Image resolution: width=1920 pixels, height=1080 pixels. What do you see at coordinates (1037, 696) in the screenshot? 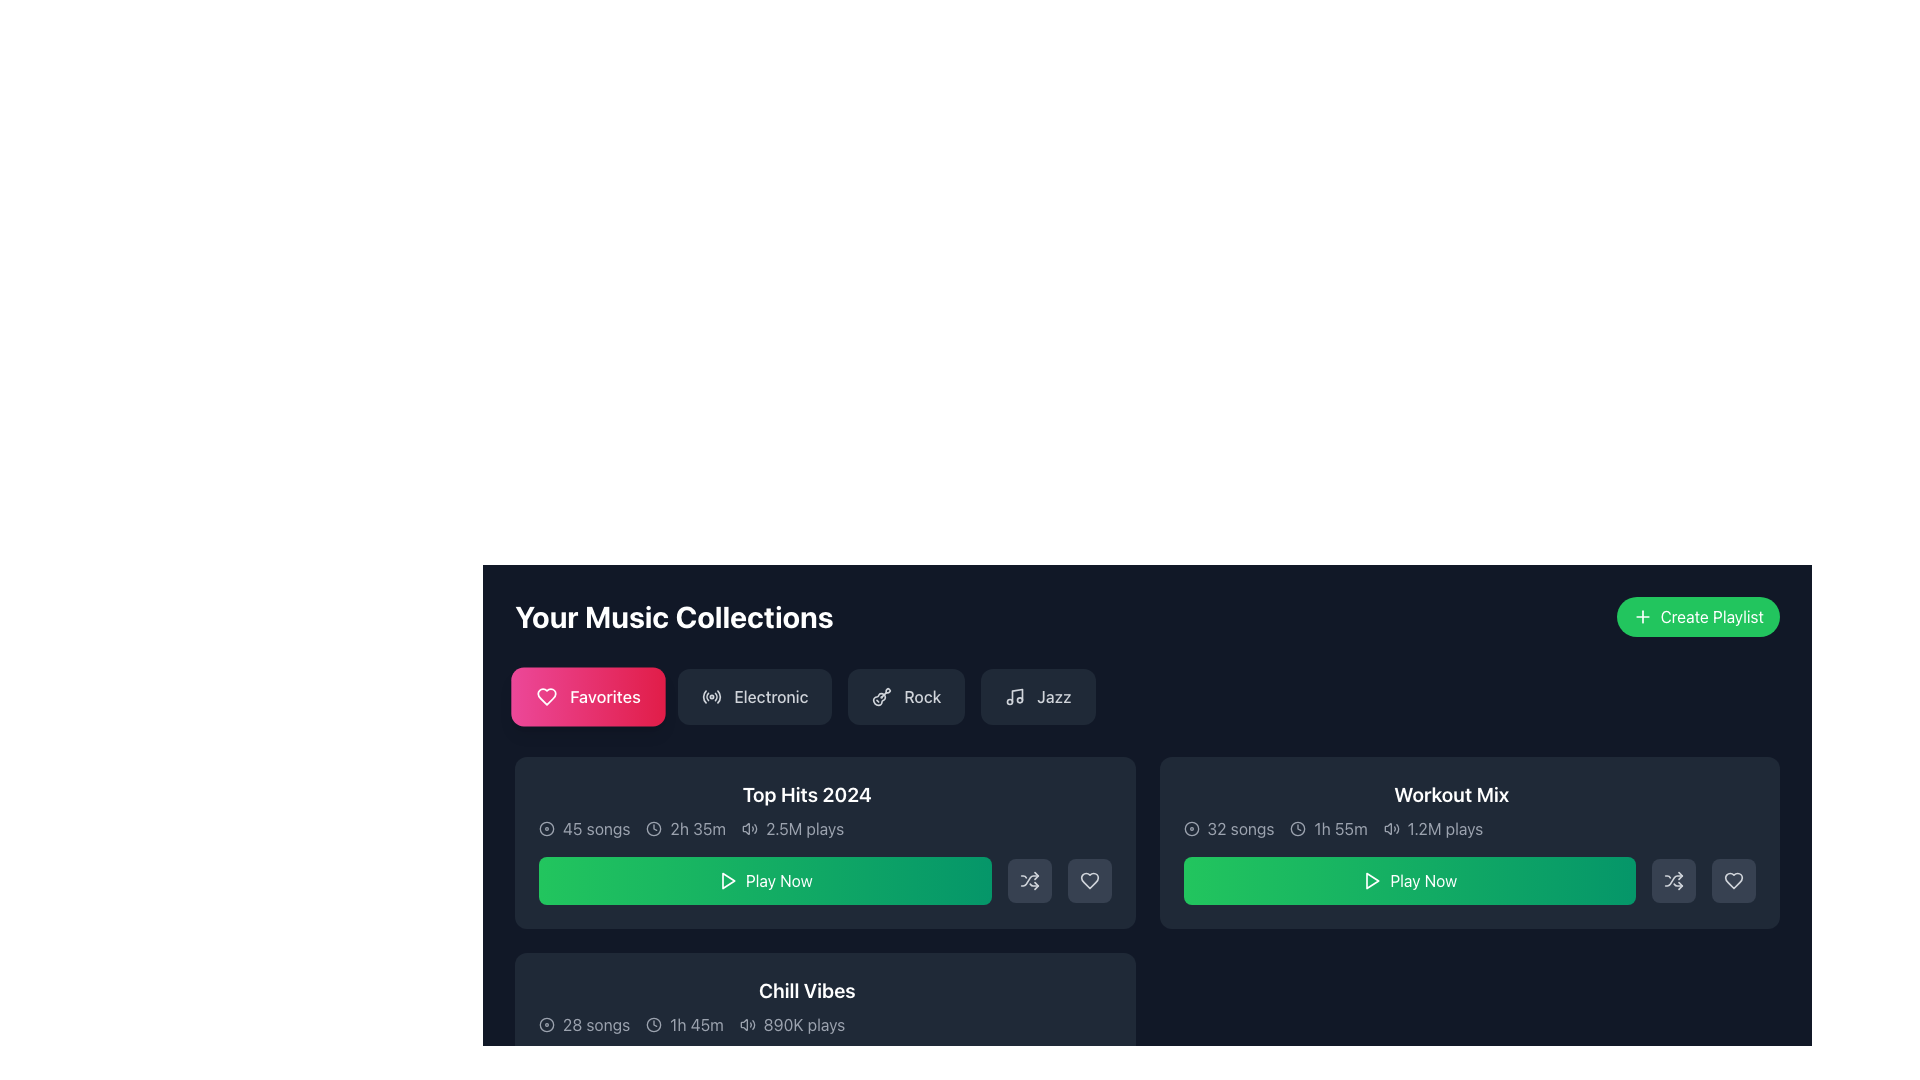
I see `the 'Jazz' button, which is a rectangular button with a dark gray background featuring a music note icon and the text 'Jazz' in white` at bounding box center [1037, 696].